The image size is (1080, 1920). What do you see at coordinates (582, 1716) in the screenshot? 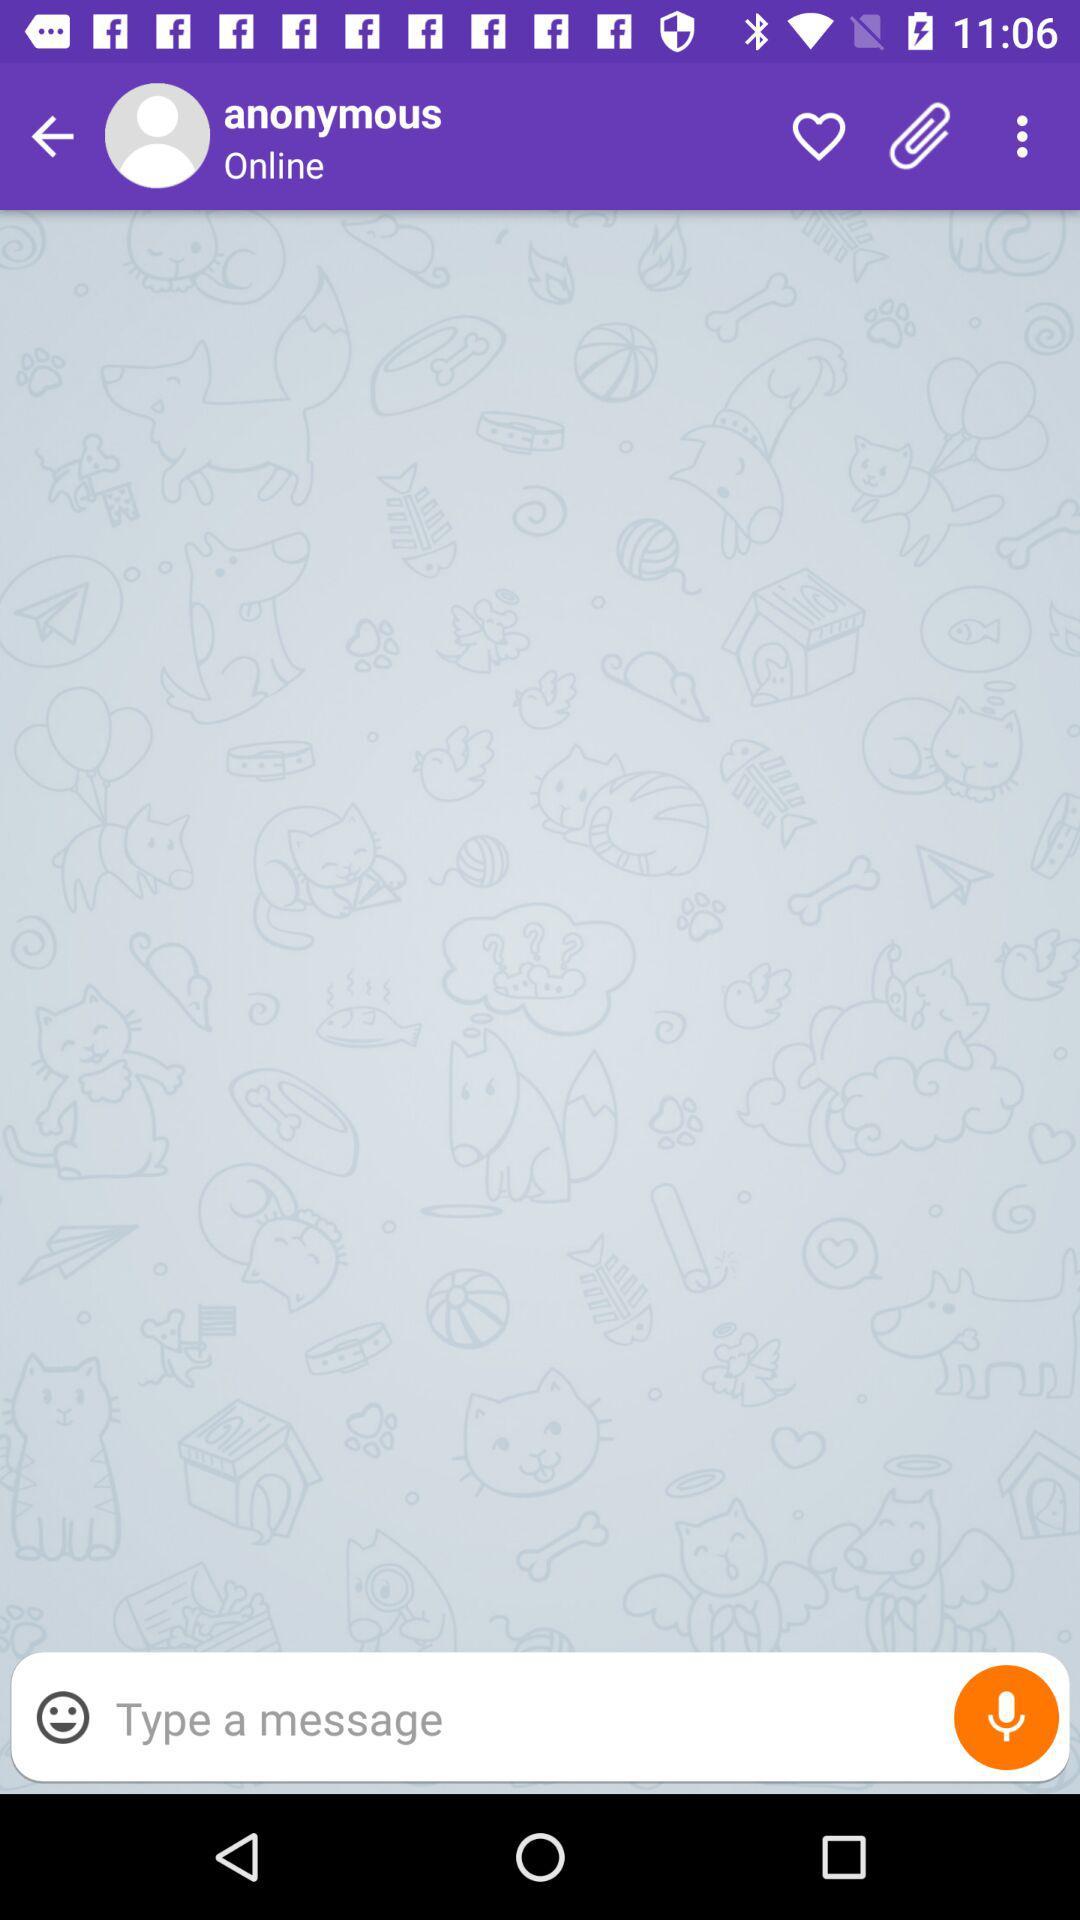
I see `type a message` at bounding box center [582, 1716].